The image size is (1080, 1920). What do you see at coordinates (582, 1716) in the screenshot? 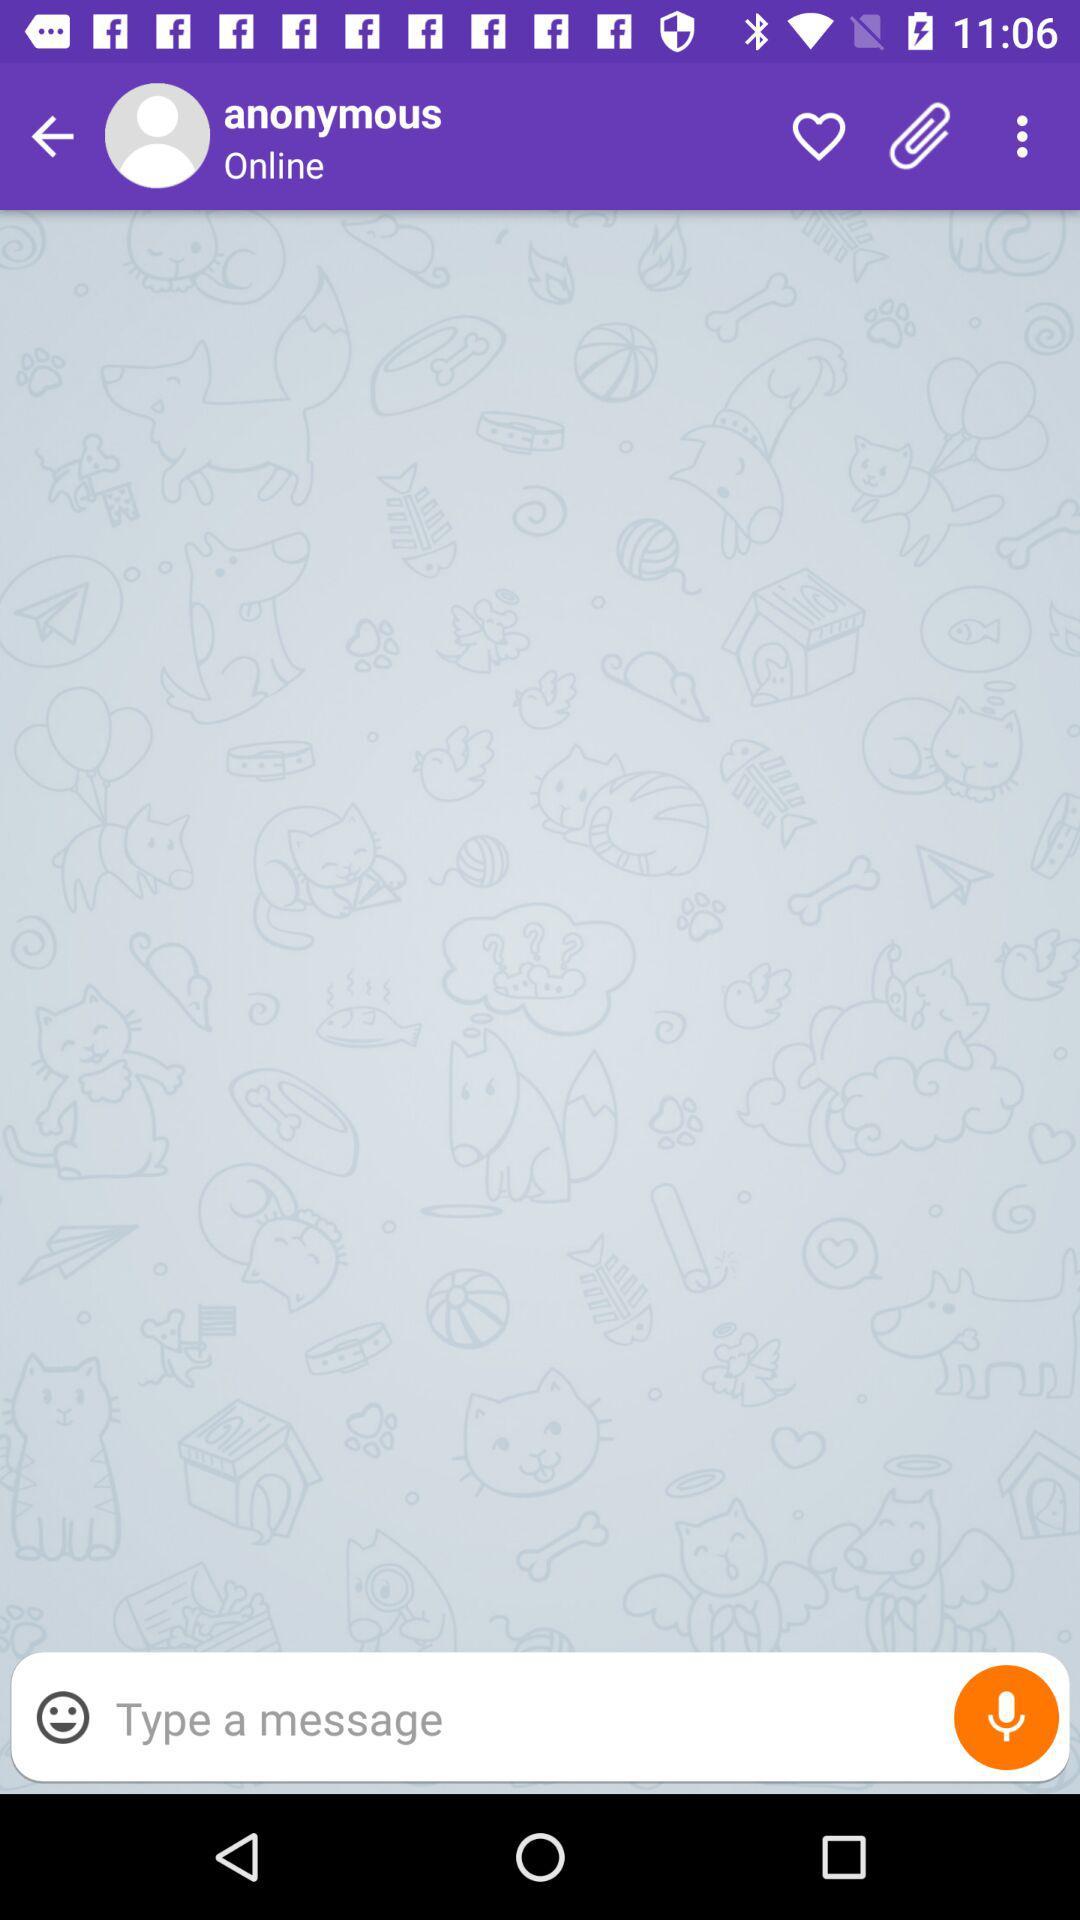
I see `type a message` at bounding box center [582, 1716].